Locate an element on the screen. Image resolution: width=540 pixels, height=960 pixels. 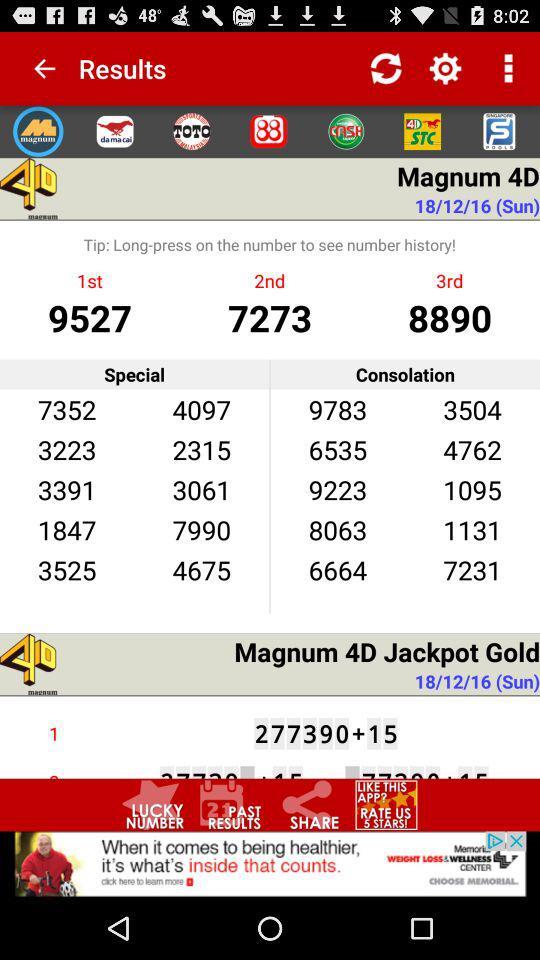
the videocam icon is located at coordinates (421, 139).